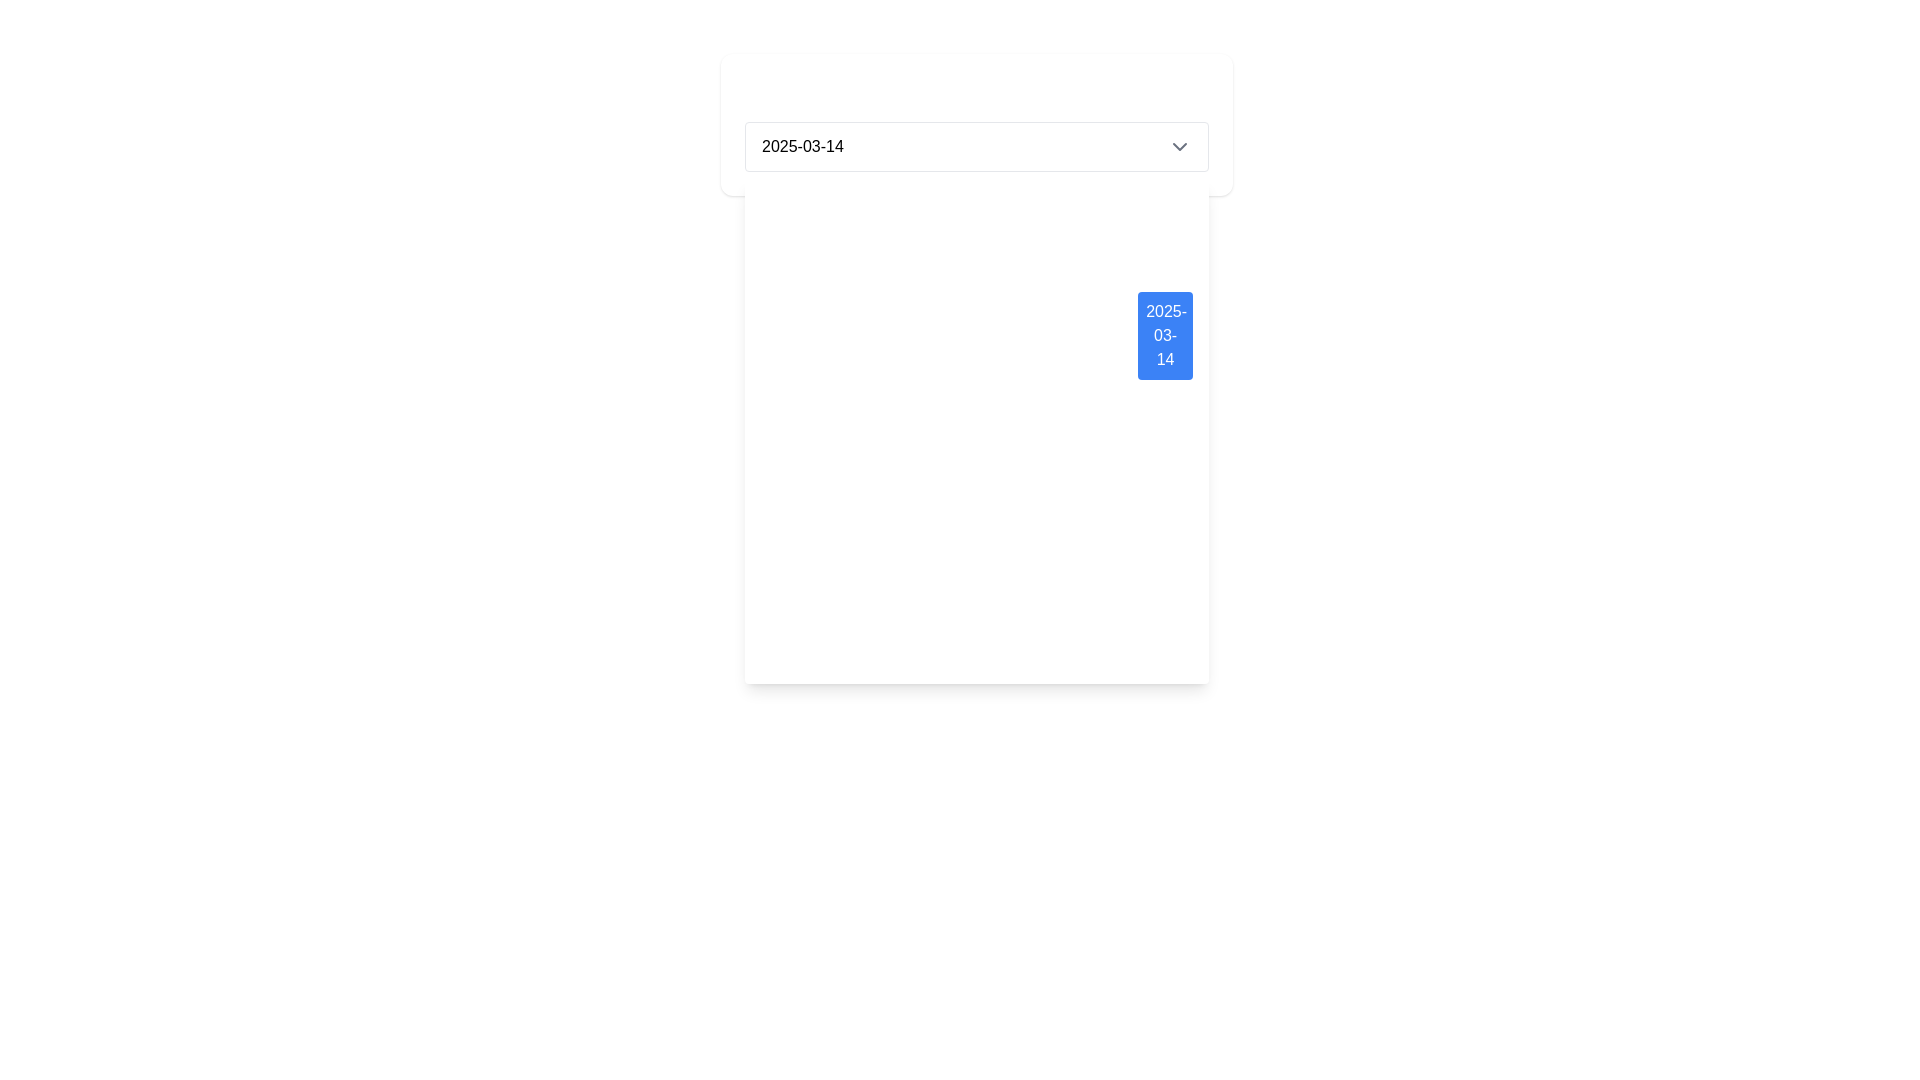 The height and width of the screenshot is (1080, 1920). I want to click on the date selector dropdown menu located at the top of the modal interface, so click(977, 124).